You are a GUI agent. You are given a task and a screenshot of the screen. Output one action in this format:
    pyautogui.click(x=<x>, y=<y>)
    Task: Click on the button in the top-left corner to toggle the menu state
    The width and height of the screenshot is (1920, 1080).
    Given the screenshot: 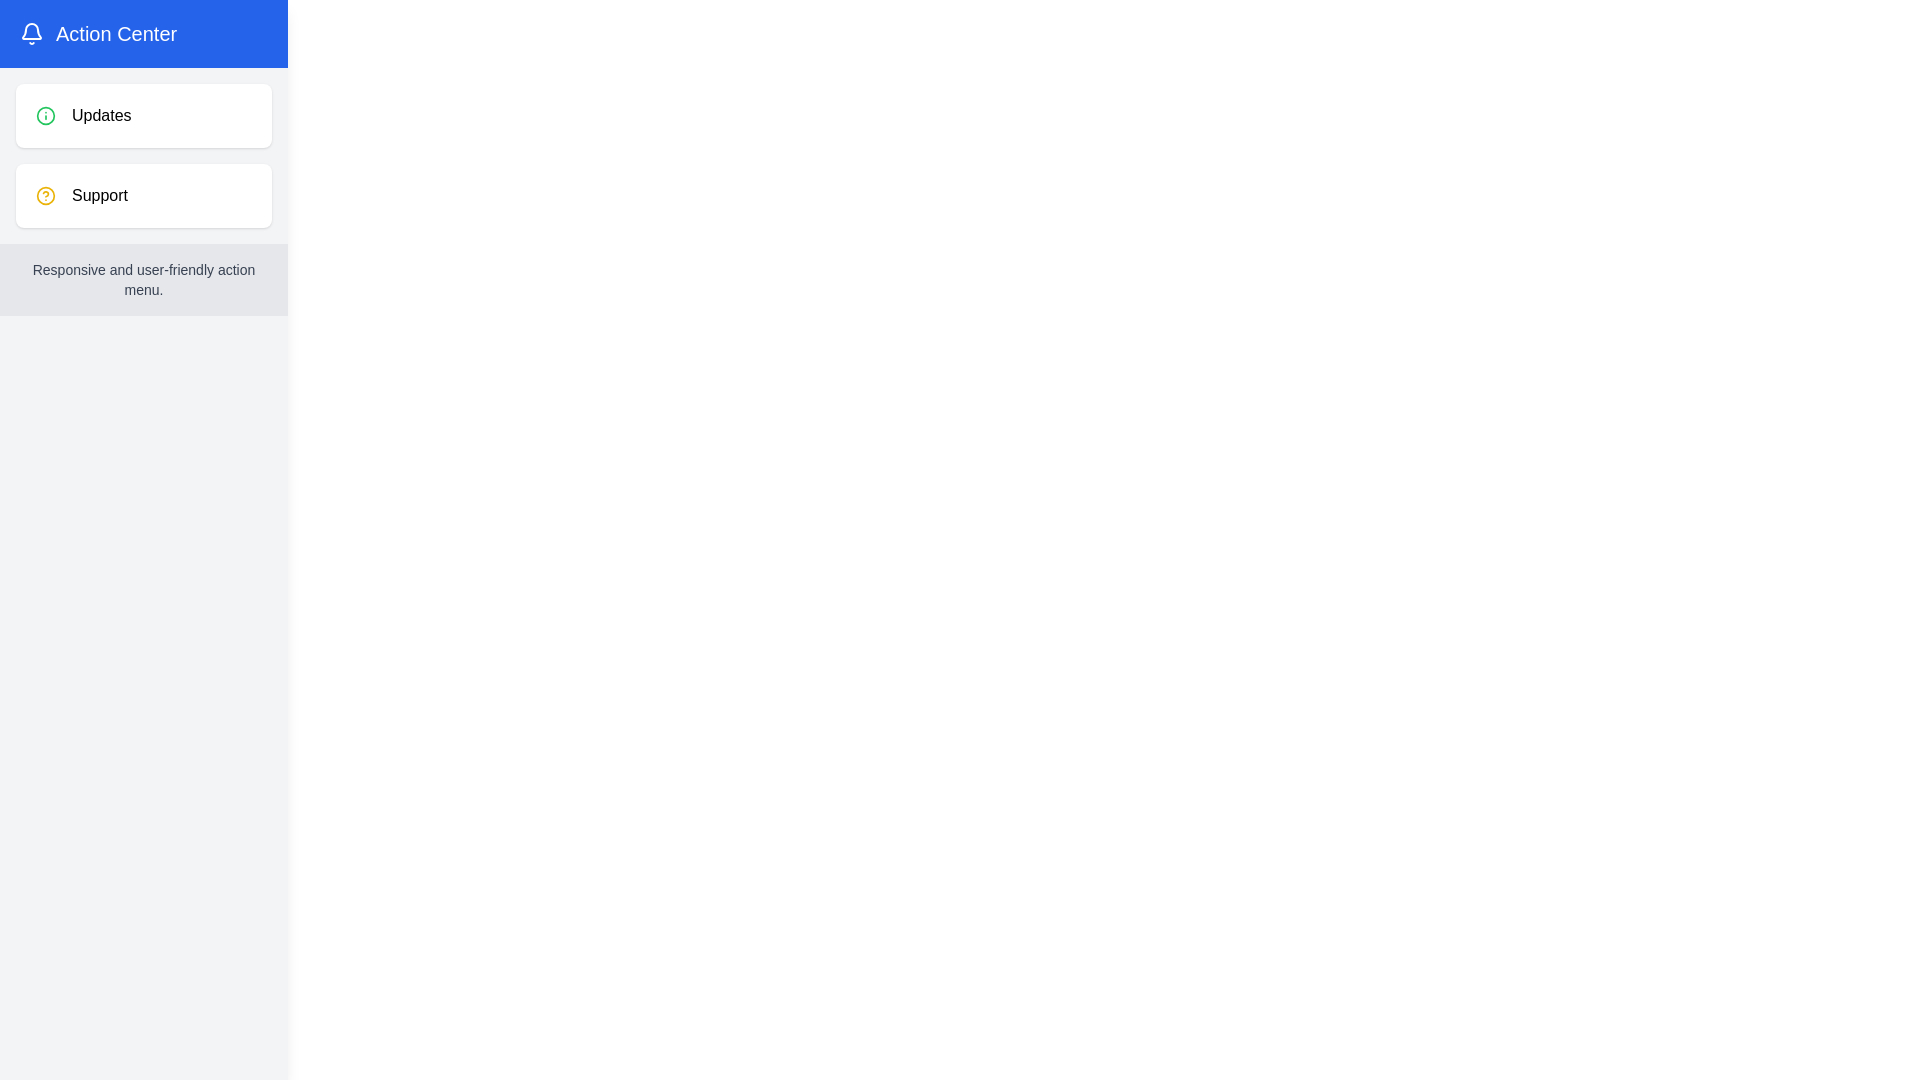 What is the action you would take?
    pyautogui.click(x=48, y=49)
    